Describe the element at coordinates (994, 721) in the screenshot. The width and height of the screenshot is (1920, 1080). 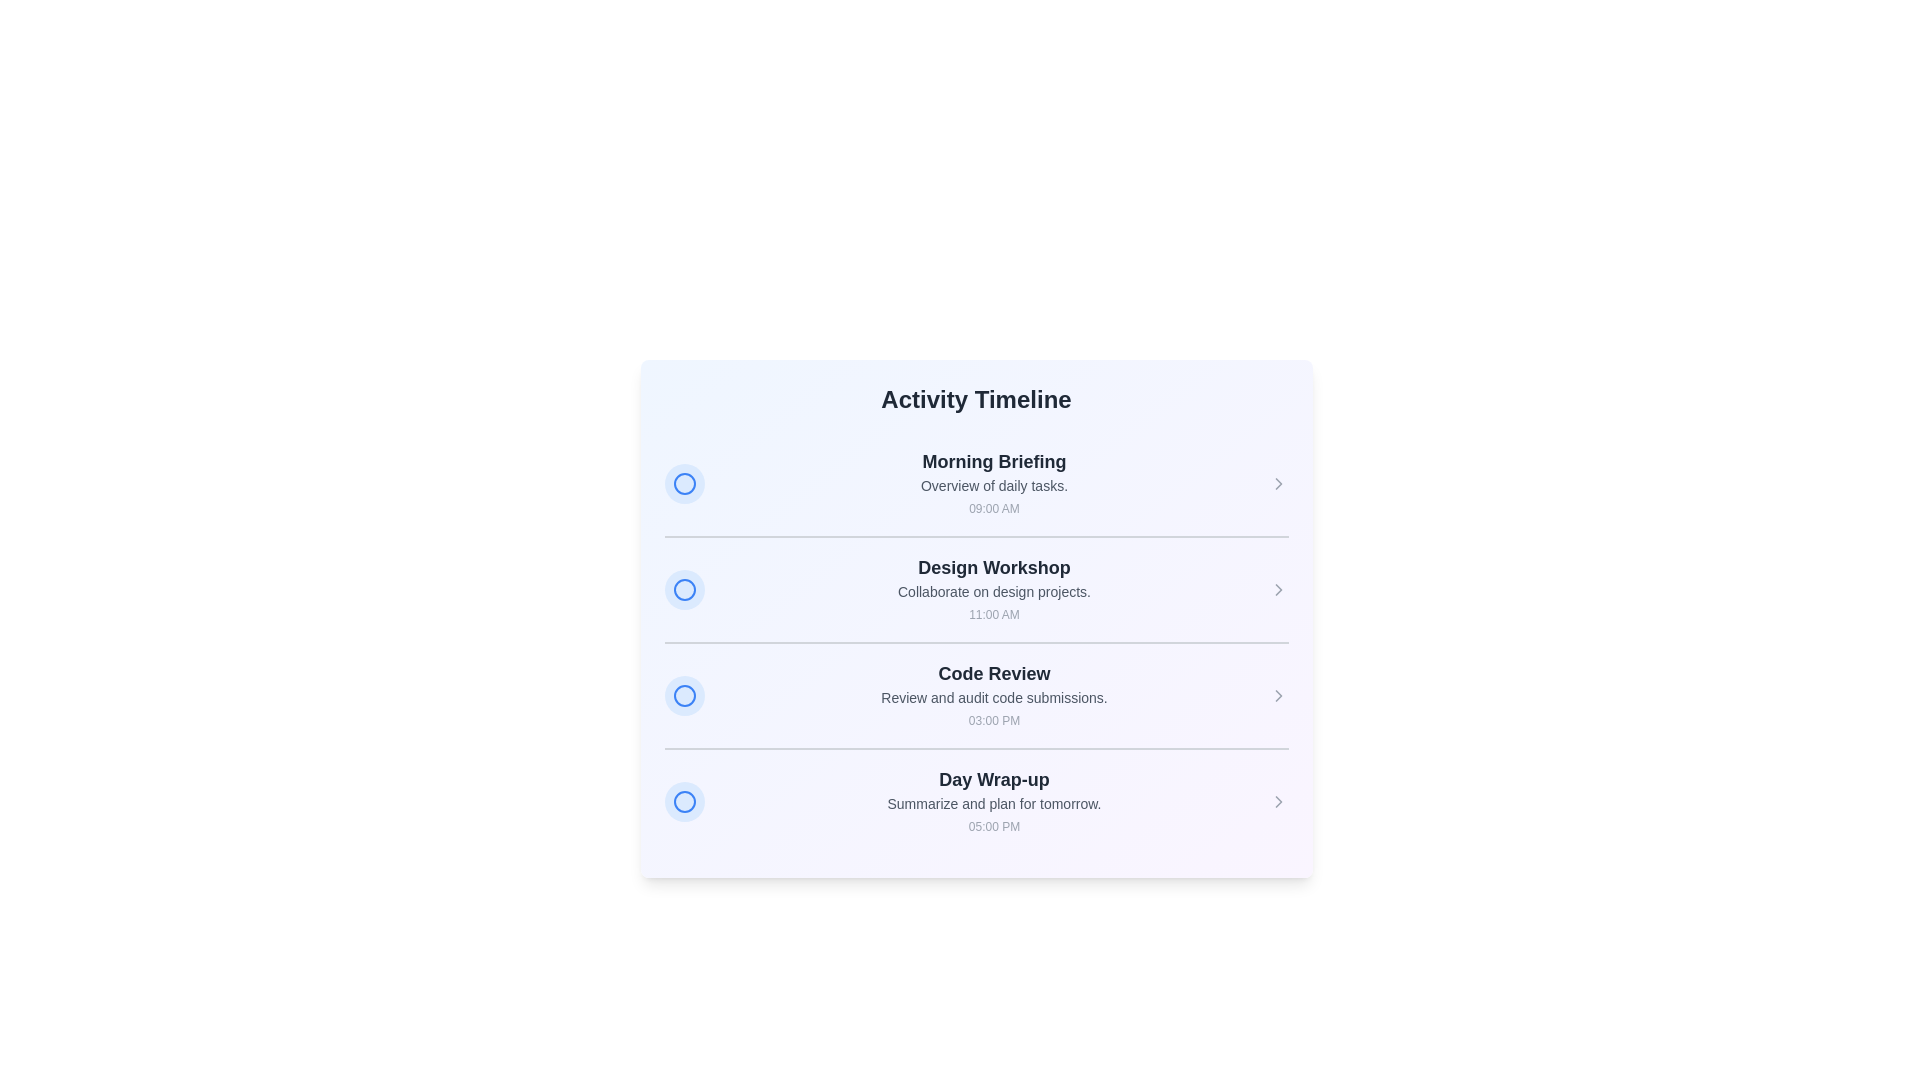
I see `displayed time from the timestamp text label indicating the scheduled time for the activity 'Code Review', which is located below the description text 'Review and audit code submissions.'` at that location.